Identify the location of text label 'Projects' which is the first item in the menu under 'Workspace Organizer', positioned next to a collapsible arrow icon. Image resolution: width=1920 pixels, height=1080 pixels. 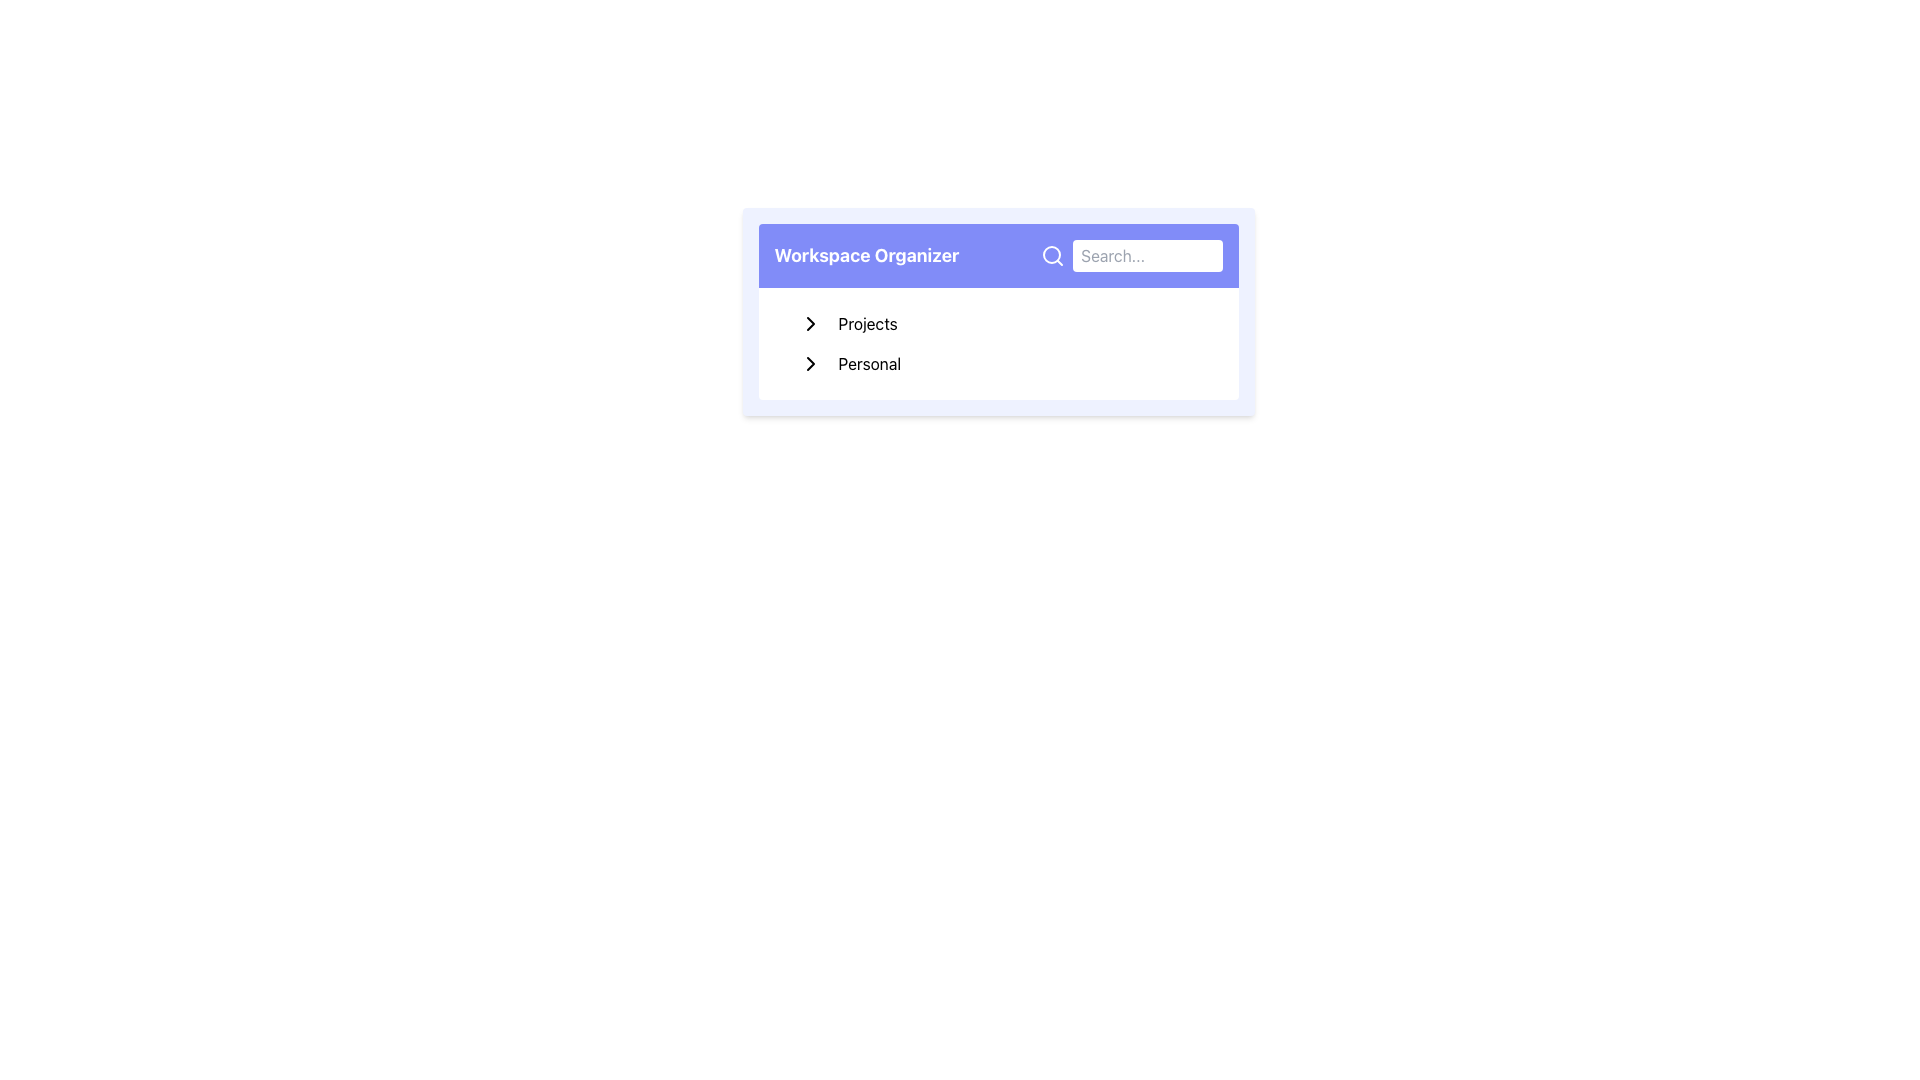
(868, 323).